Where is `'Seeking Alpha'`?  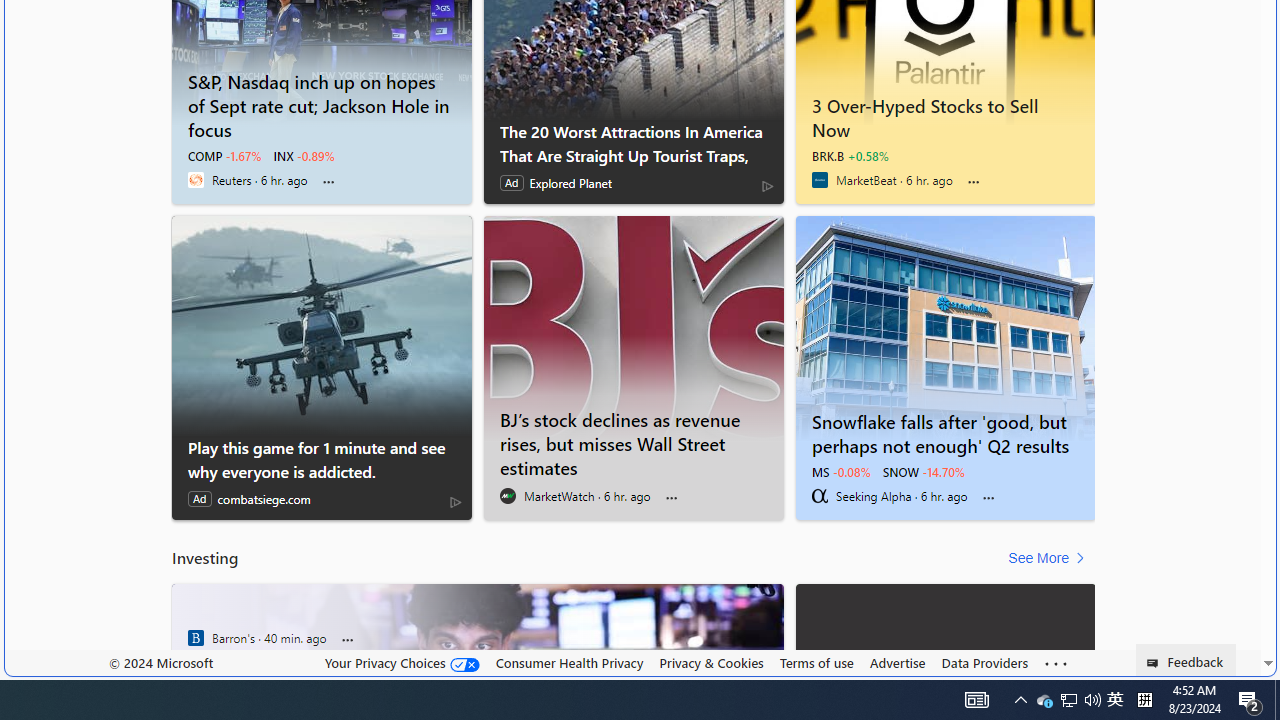
'Seeking Alpha' is located at coordinates (819, 495).